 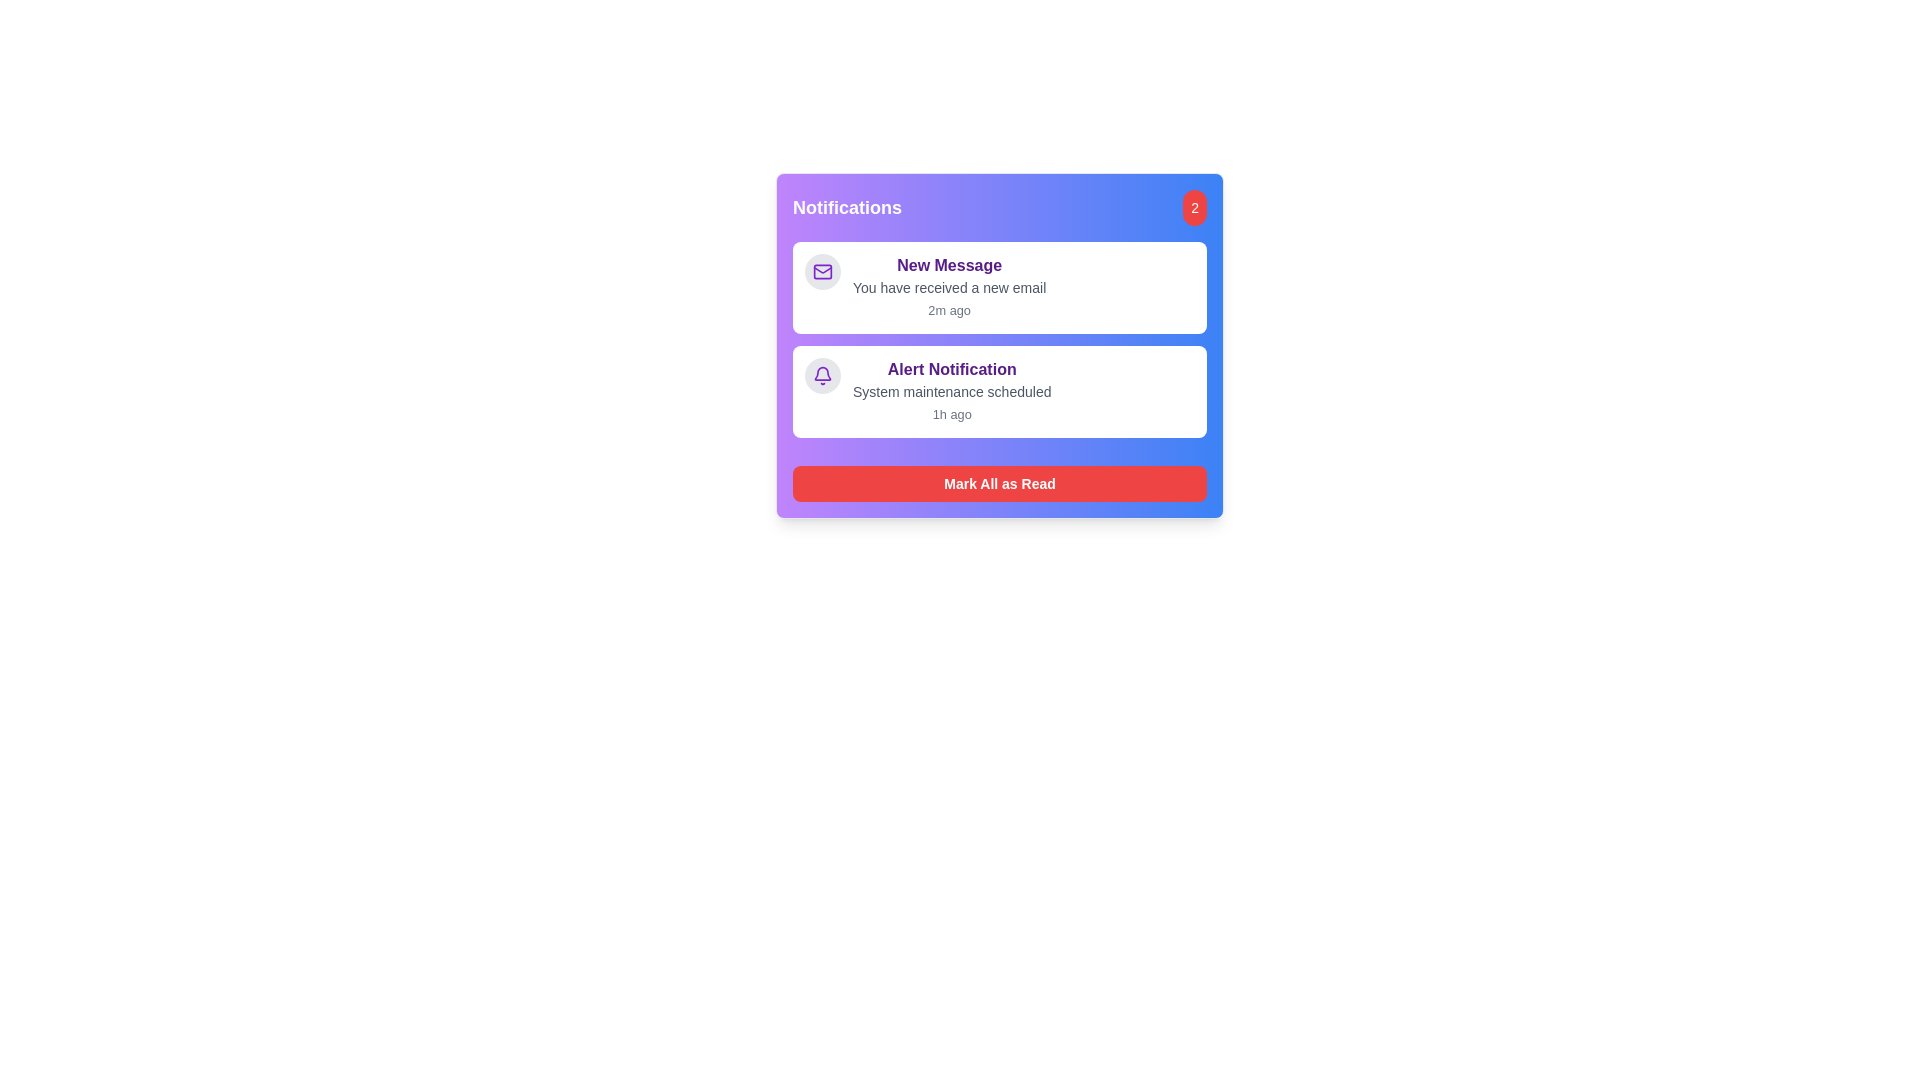 What do you see at coordinates (948, 265) in the screenshot?
I see `text label that reads 'New Message', which is styled in bold dark purple and is positioned at the top of the notification card` at bounding box center [948, 265].